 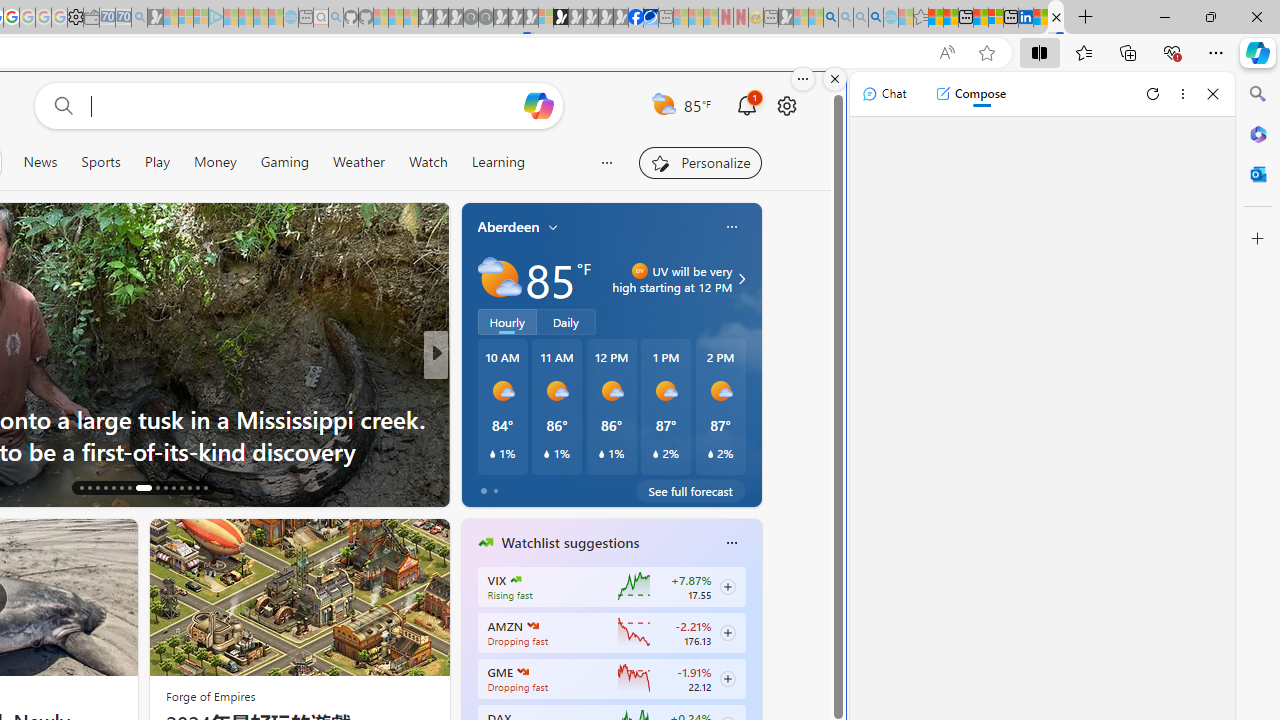 I want to click on 'AutomationID: tab-19', so click(x=104, y=488).